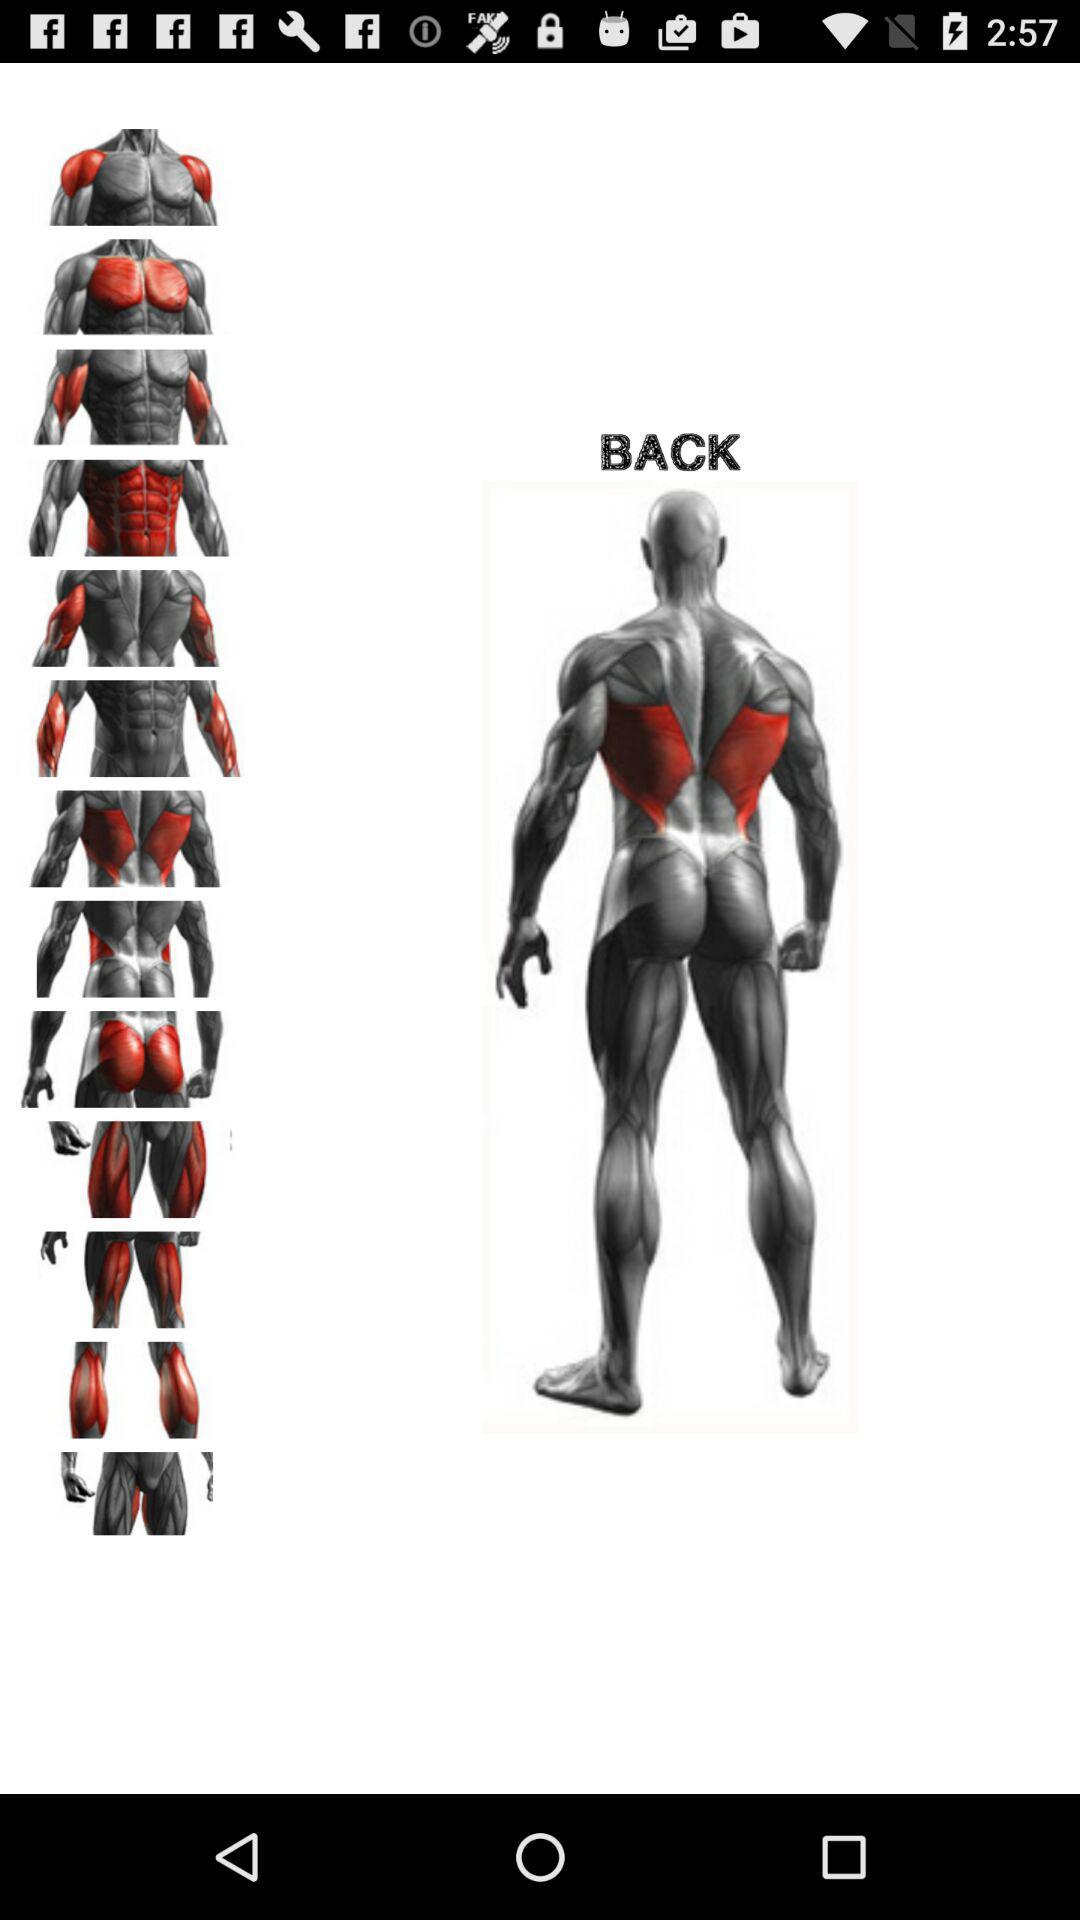 The image size is (1080, 1920). What do you see at coordinates (131, 1051) in the screenshot?
I see `human buttock muscle anatomy` at bounding box center [131, 1051].